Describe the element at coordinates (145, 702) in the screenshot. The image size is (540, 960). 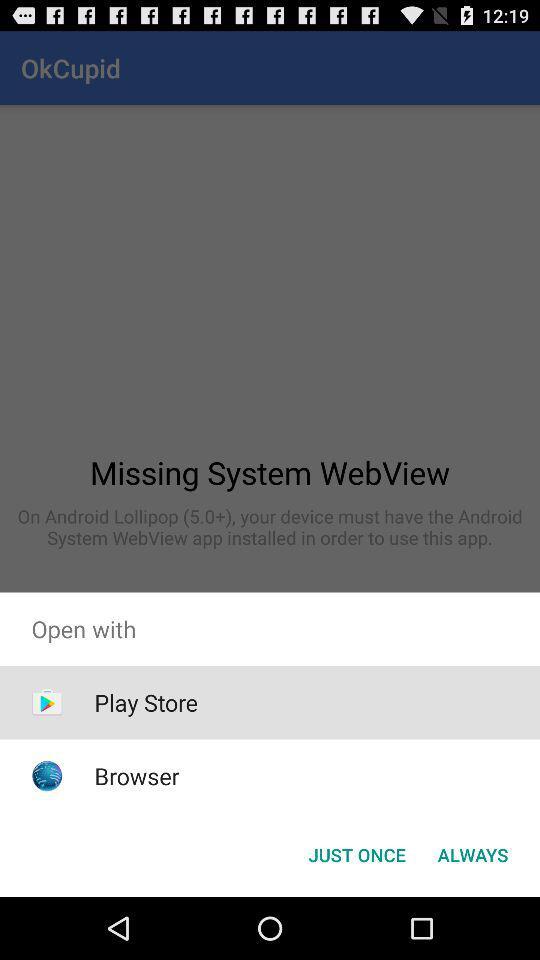
I see `app above browser` at that location.